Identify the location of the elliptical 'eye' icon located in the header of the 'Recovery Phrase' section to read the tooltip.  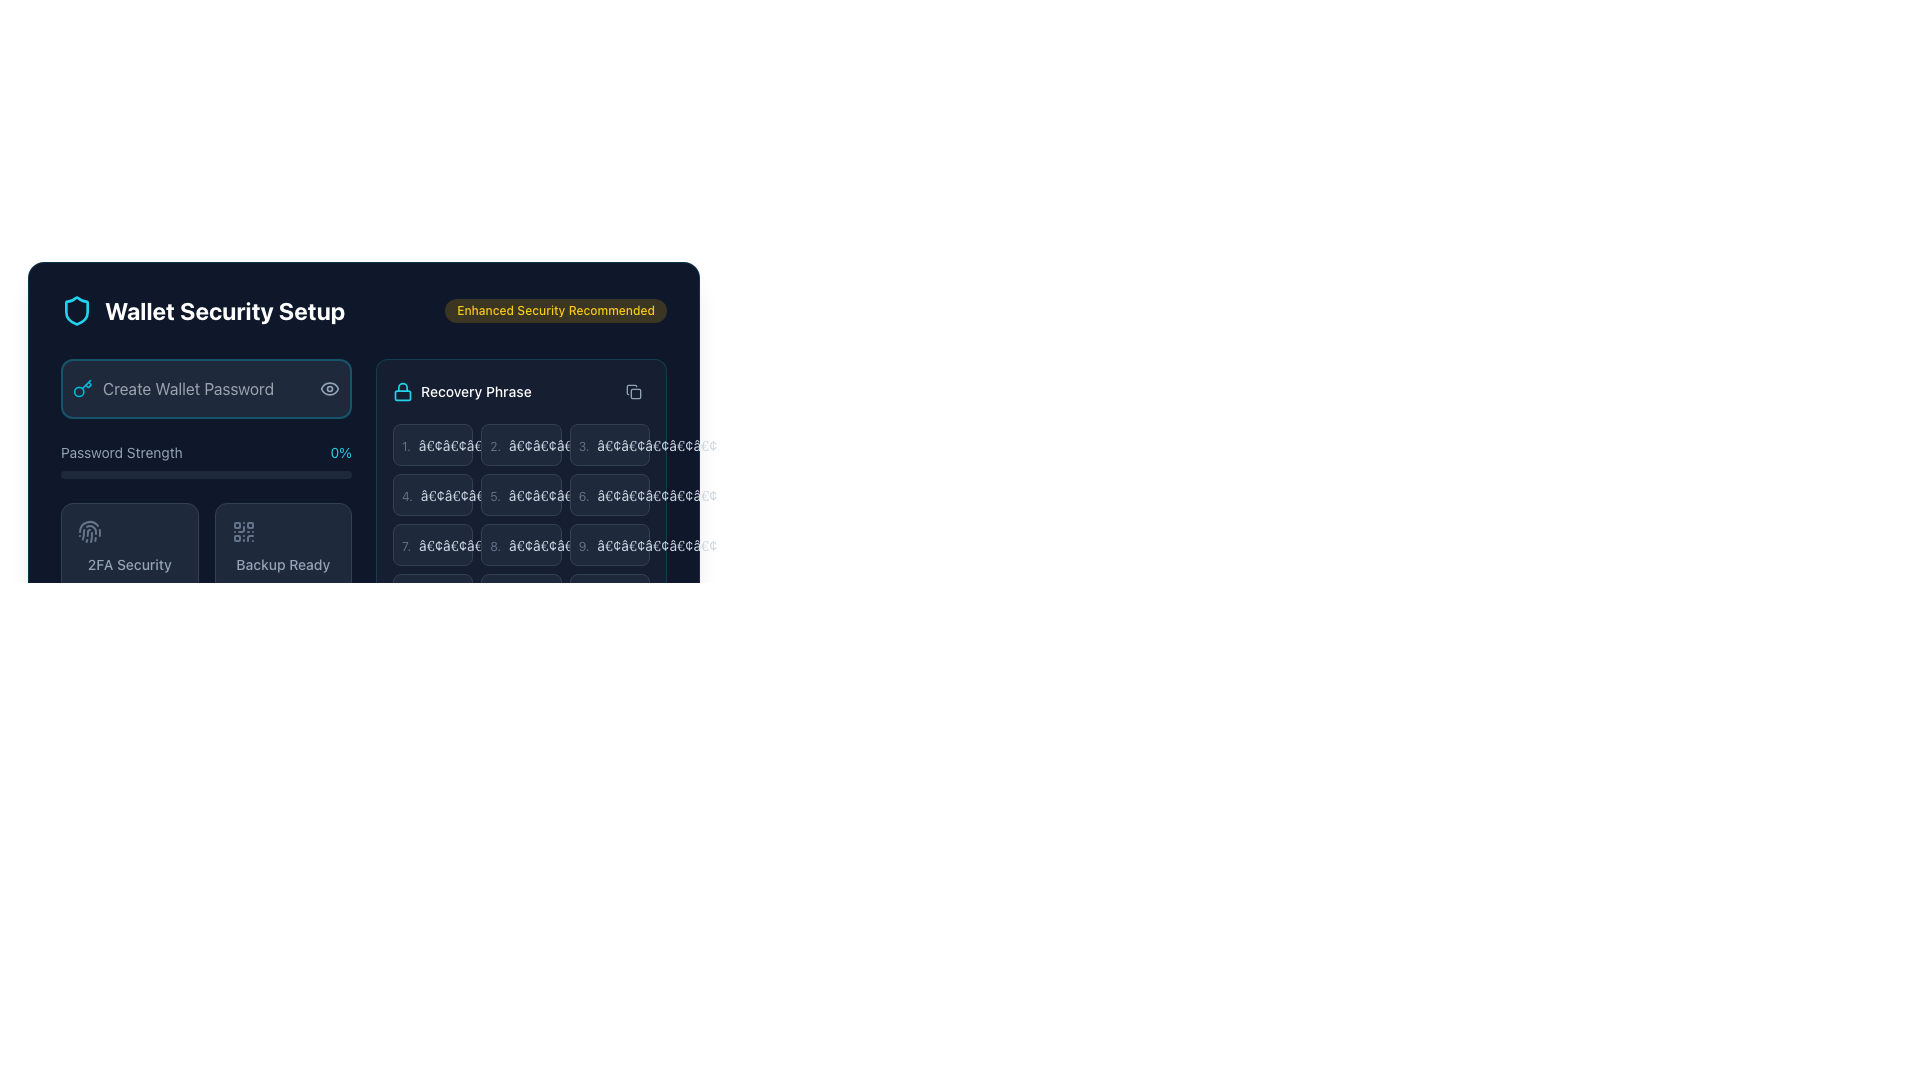
(330, 389).